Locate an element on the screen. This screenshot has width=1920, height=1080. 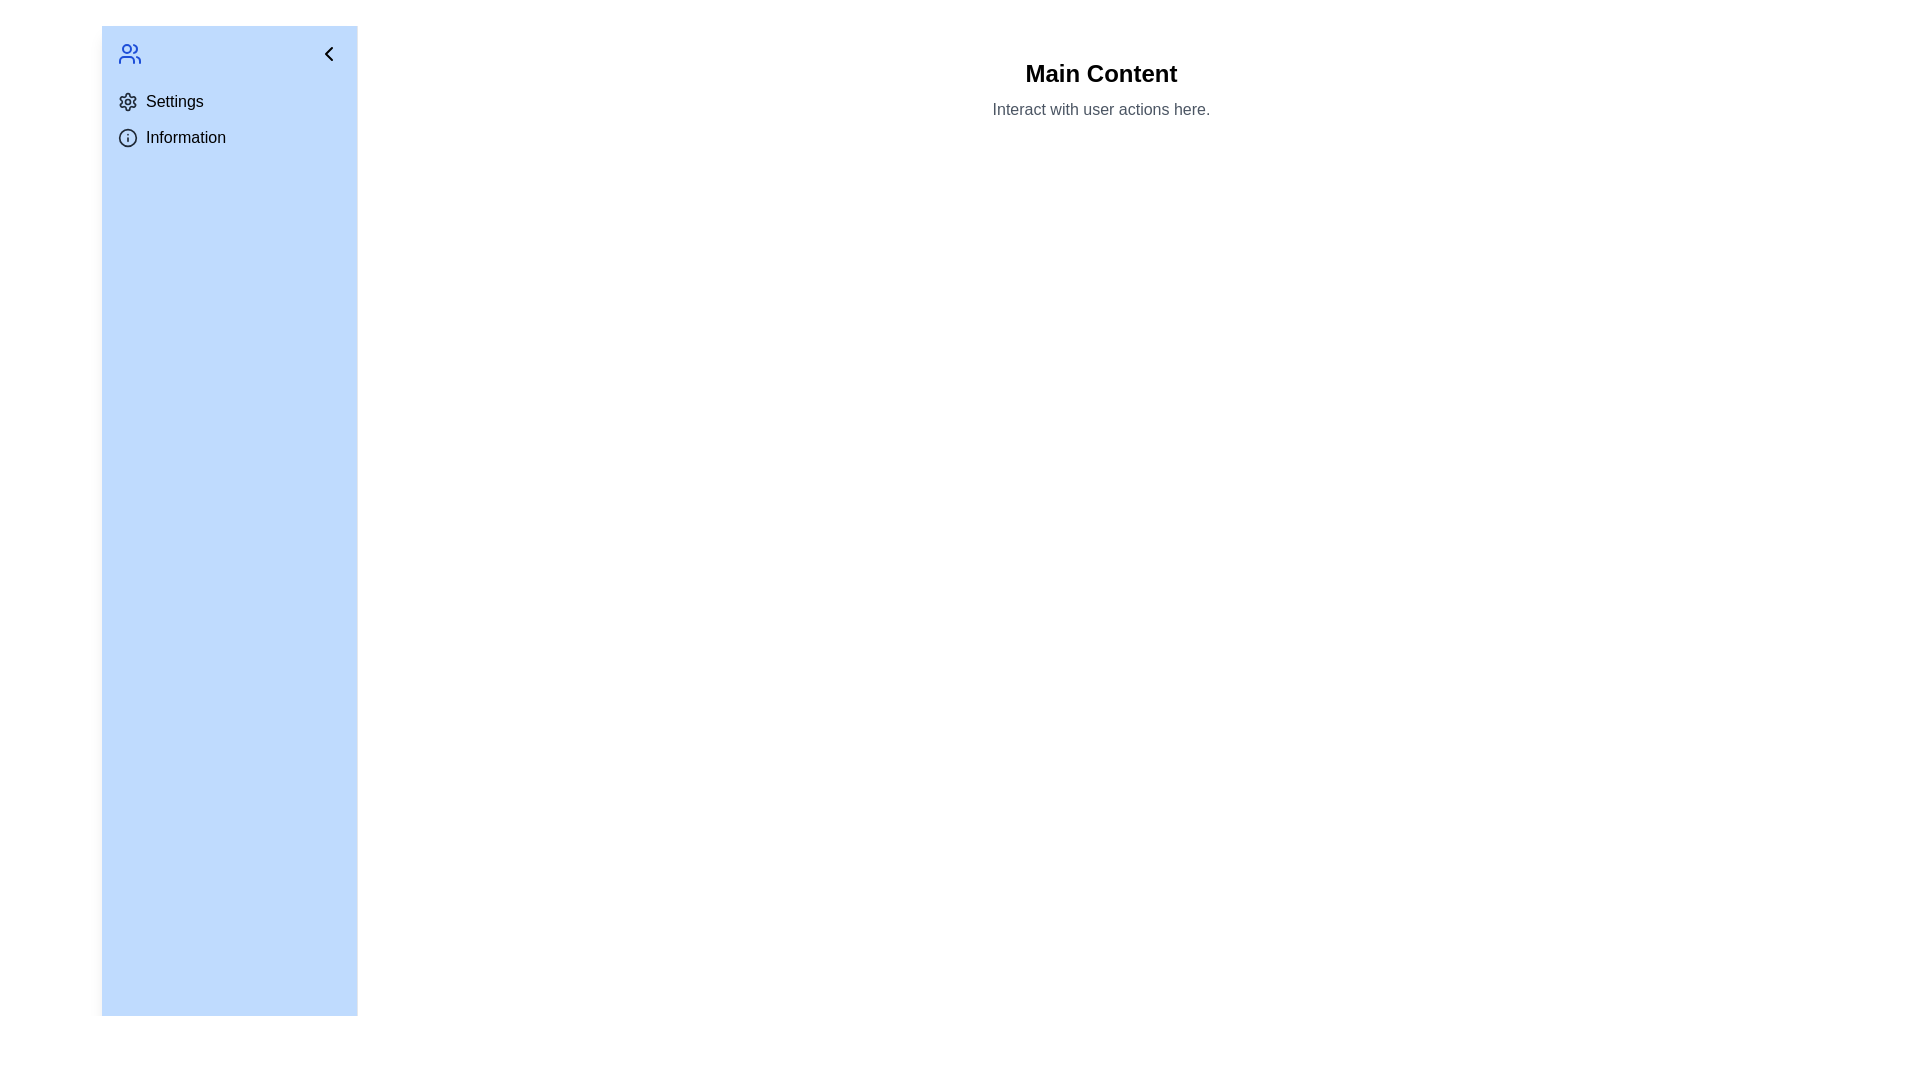
the text label displaying 'Interact with user actions here.' which is positioned below the 'Main Content' header is located at coordinates (1100, 110).